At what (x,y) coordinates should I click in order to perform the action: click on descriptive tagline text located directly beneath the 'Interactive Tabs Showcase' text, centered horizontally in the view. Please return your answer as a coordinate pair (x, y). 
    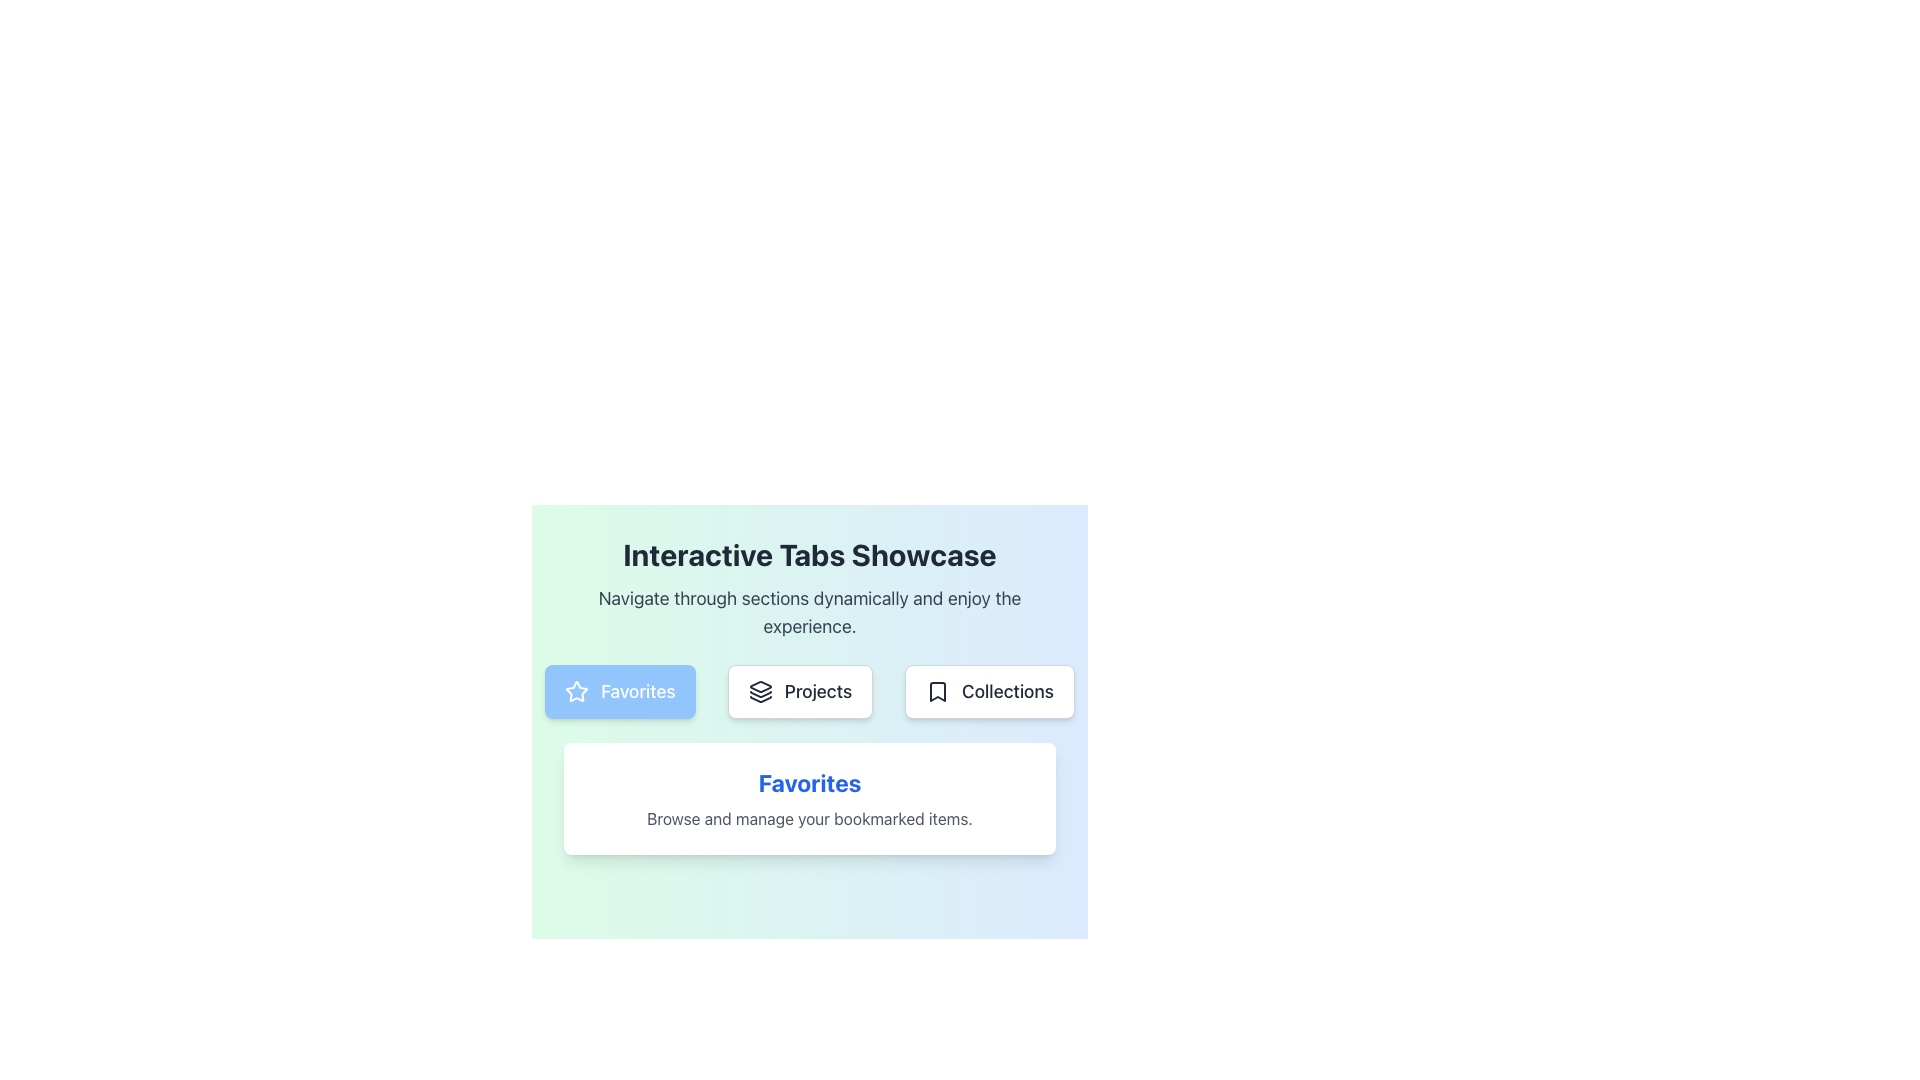
    Looking at the image, I should click on (810, 612).